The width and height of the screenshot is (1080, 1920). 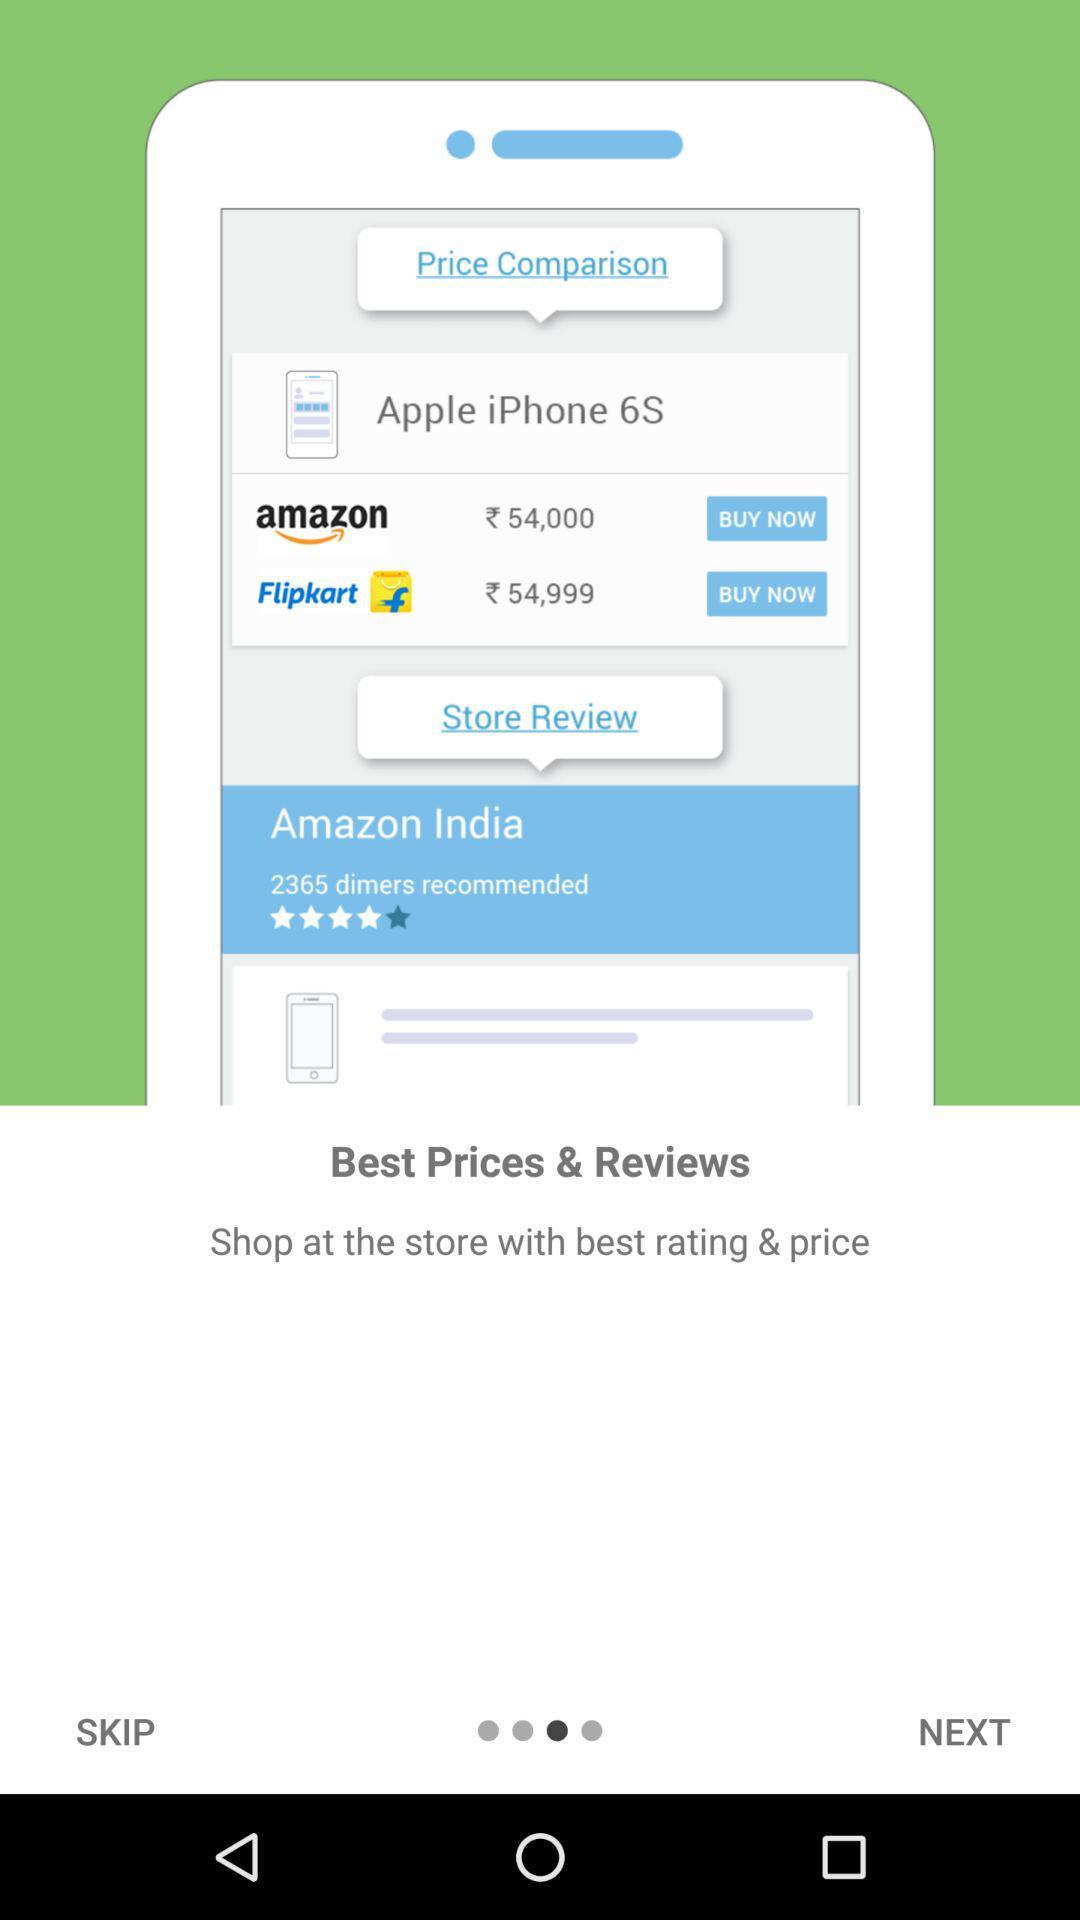 I want to click on the icon below the shop at the icon, so click(x=115, y=1730).